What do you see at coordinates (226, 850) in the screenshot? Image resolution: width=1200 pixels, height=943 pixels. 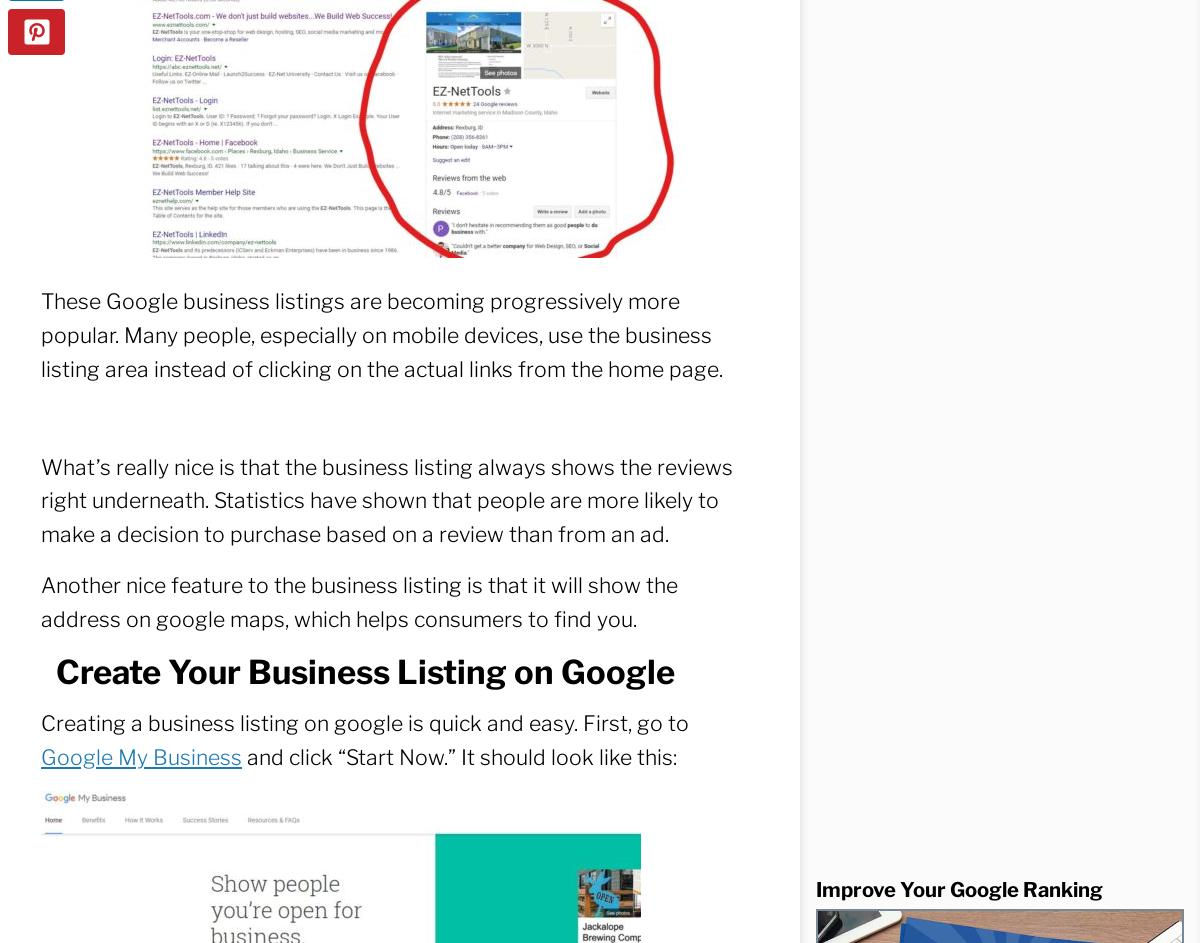 I see `'Marketing & SEO'` at bounding box center [226, 850].